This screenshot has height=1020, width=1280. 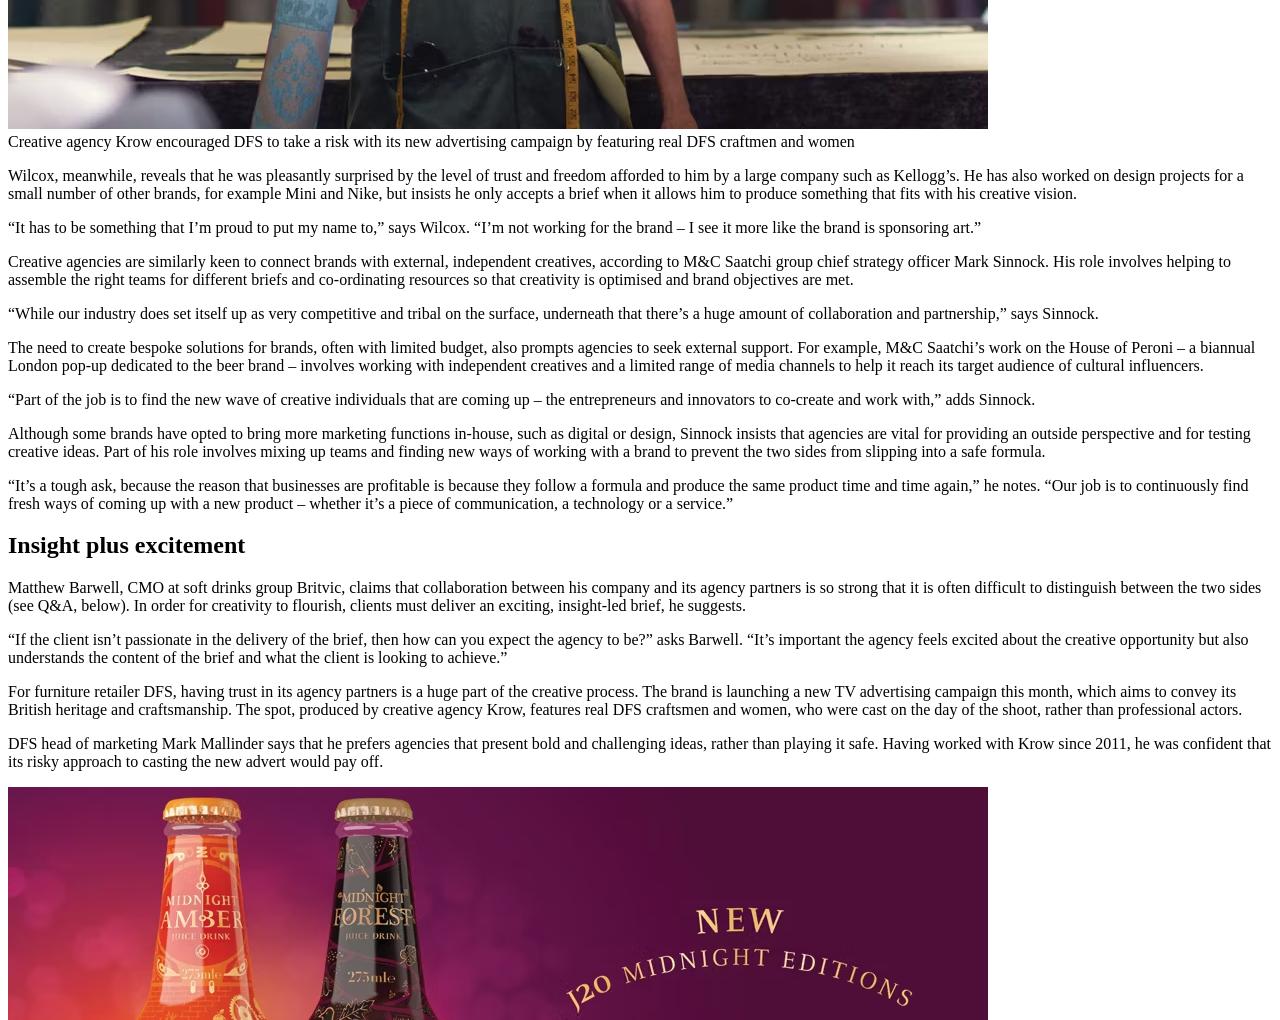 What do you see at coordinates (624, 699) in the screenshot?
I see `'For furniture retailer DFS, having trust in its agency partners is a huge part of the creative process. The brand is launching a new TV advertising campaign this month, which aims to convey its British heritage and craftsmanship. The spot, produced by creative agency Krow, features real DFS craftsmen and women, who were cast on the day of the shoot, rather than professional actors.'` at bounding box center [624, 699].